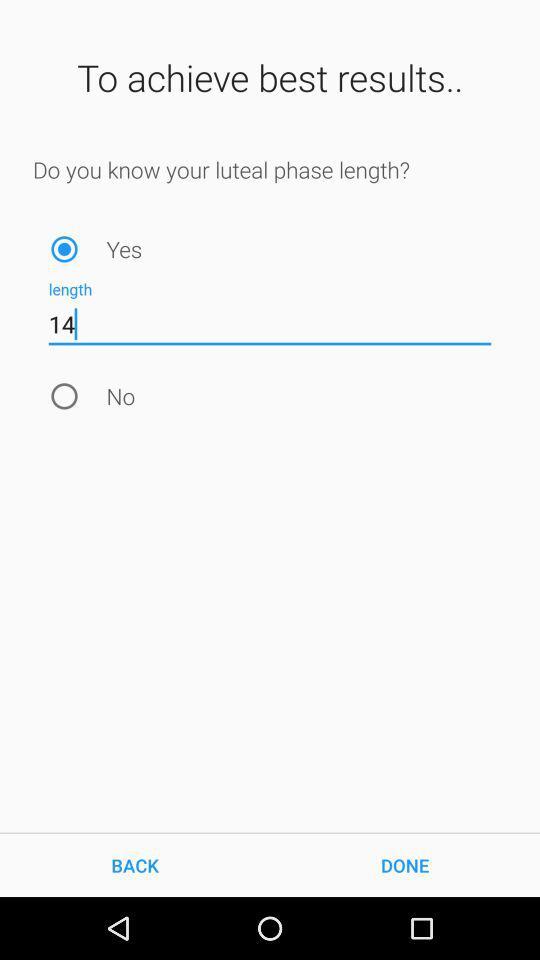 The image size is (540, 960). I want to click on yes, so click(64, 248).